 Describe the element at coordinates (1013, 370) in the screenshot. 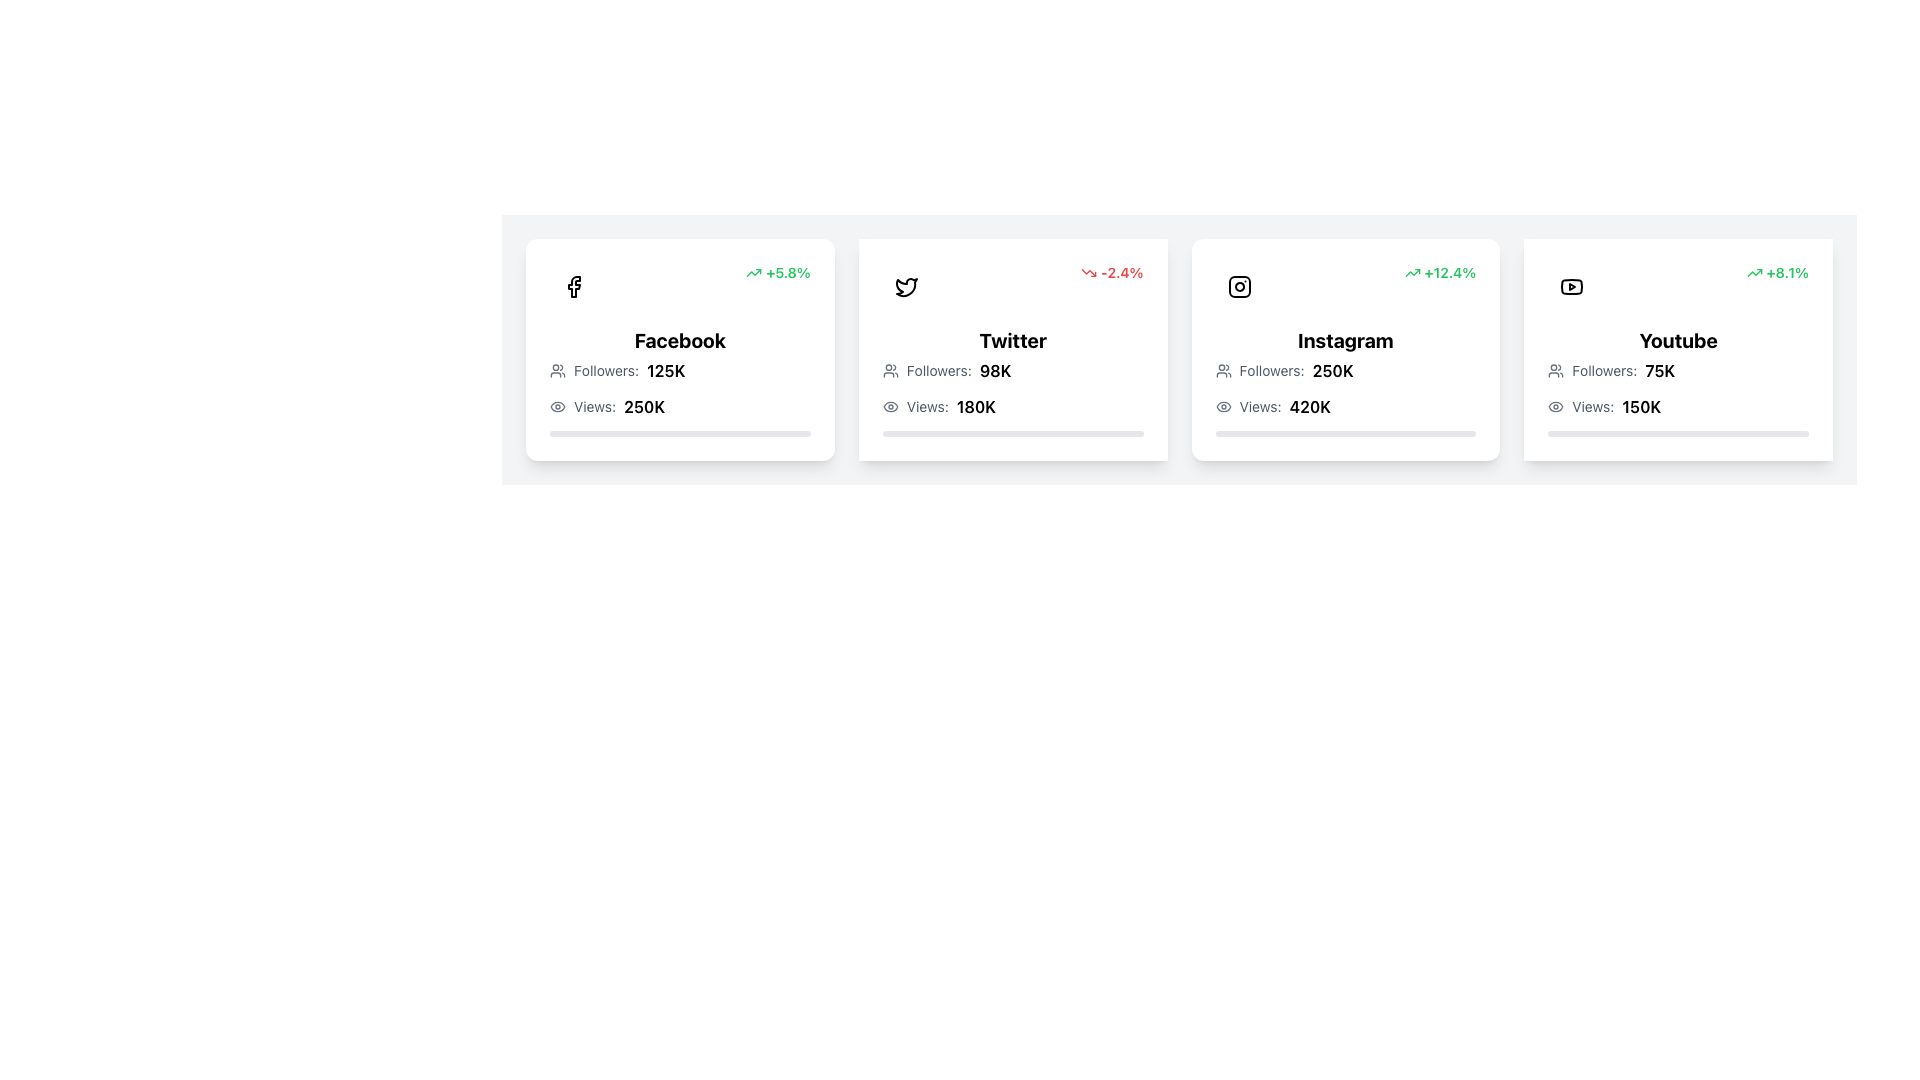

I see `the text displaying the number of followers associated with the Twitter account, located within the Twitter card beneath the main title` at that location.